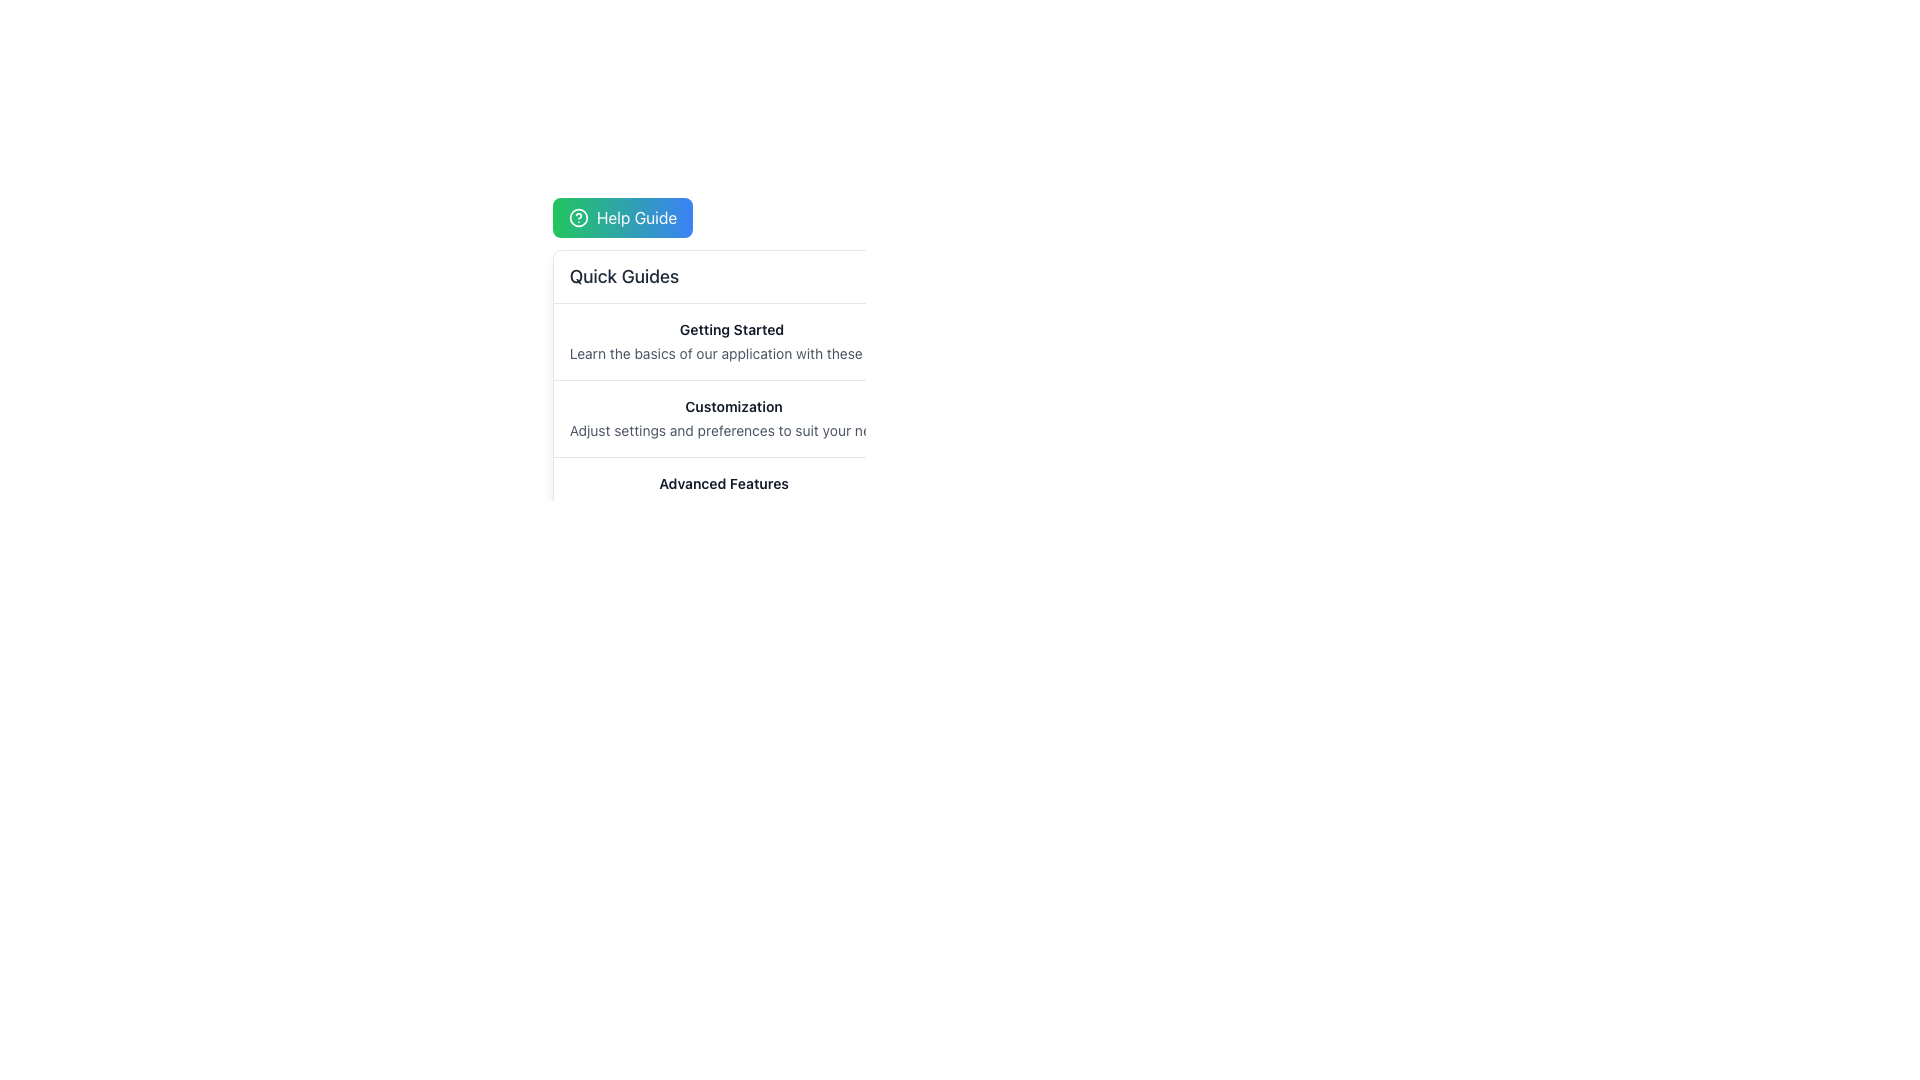 Image resolution: width=1920 pixels, height=1080 pixels. I want to click on the textual informational element titled 'Getting Started', so click(743, 341).